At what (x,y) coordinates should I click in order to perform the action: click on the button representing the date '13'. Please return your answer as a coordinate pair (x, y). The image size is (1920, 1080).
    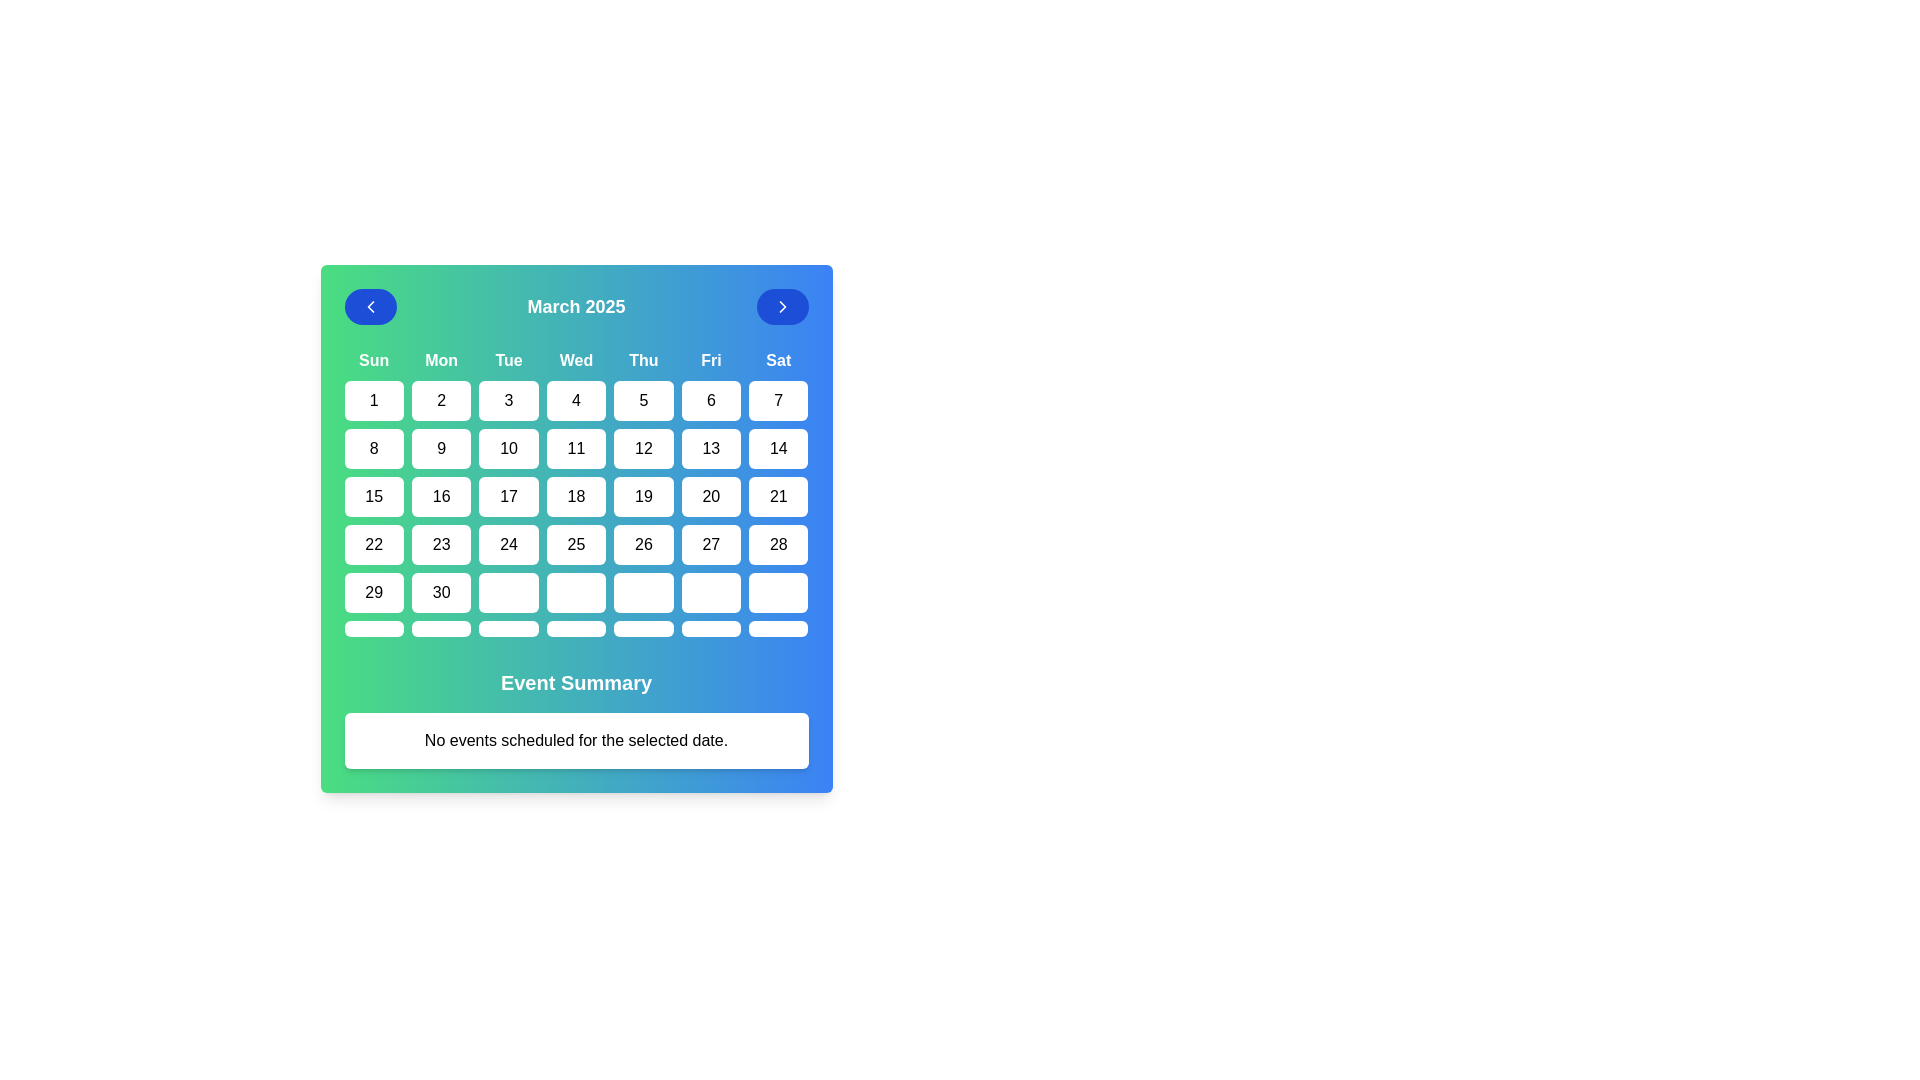
    Looking at the image, I should click on (711, 447).